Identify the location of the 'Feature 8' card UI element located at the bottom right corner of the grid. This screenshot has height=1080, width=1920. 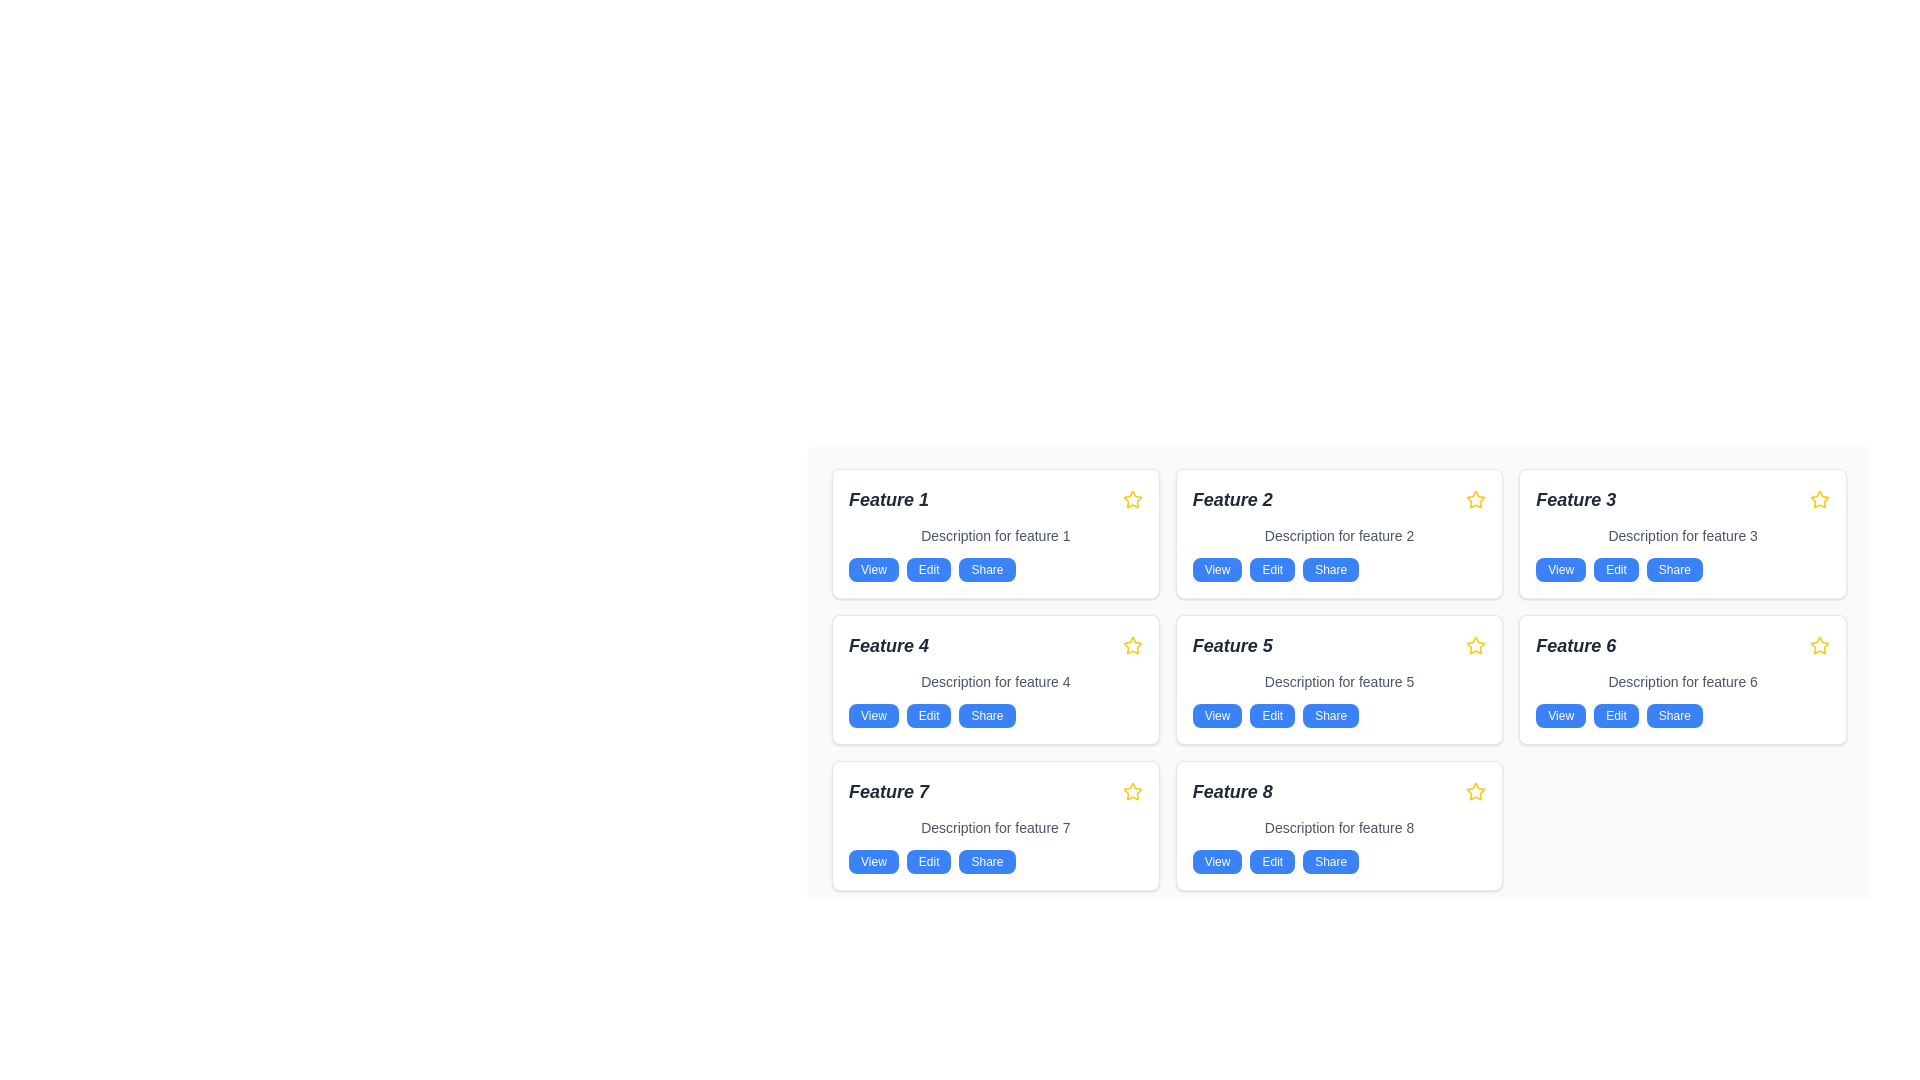
(1339, 825).